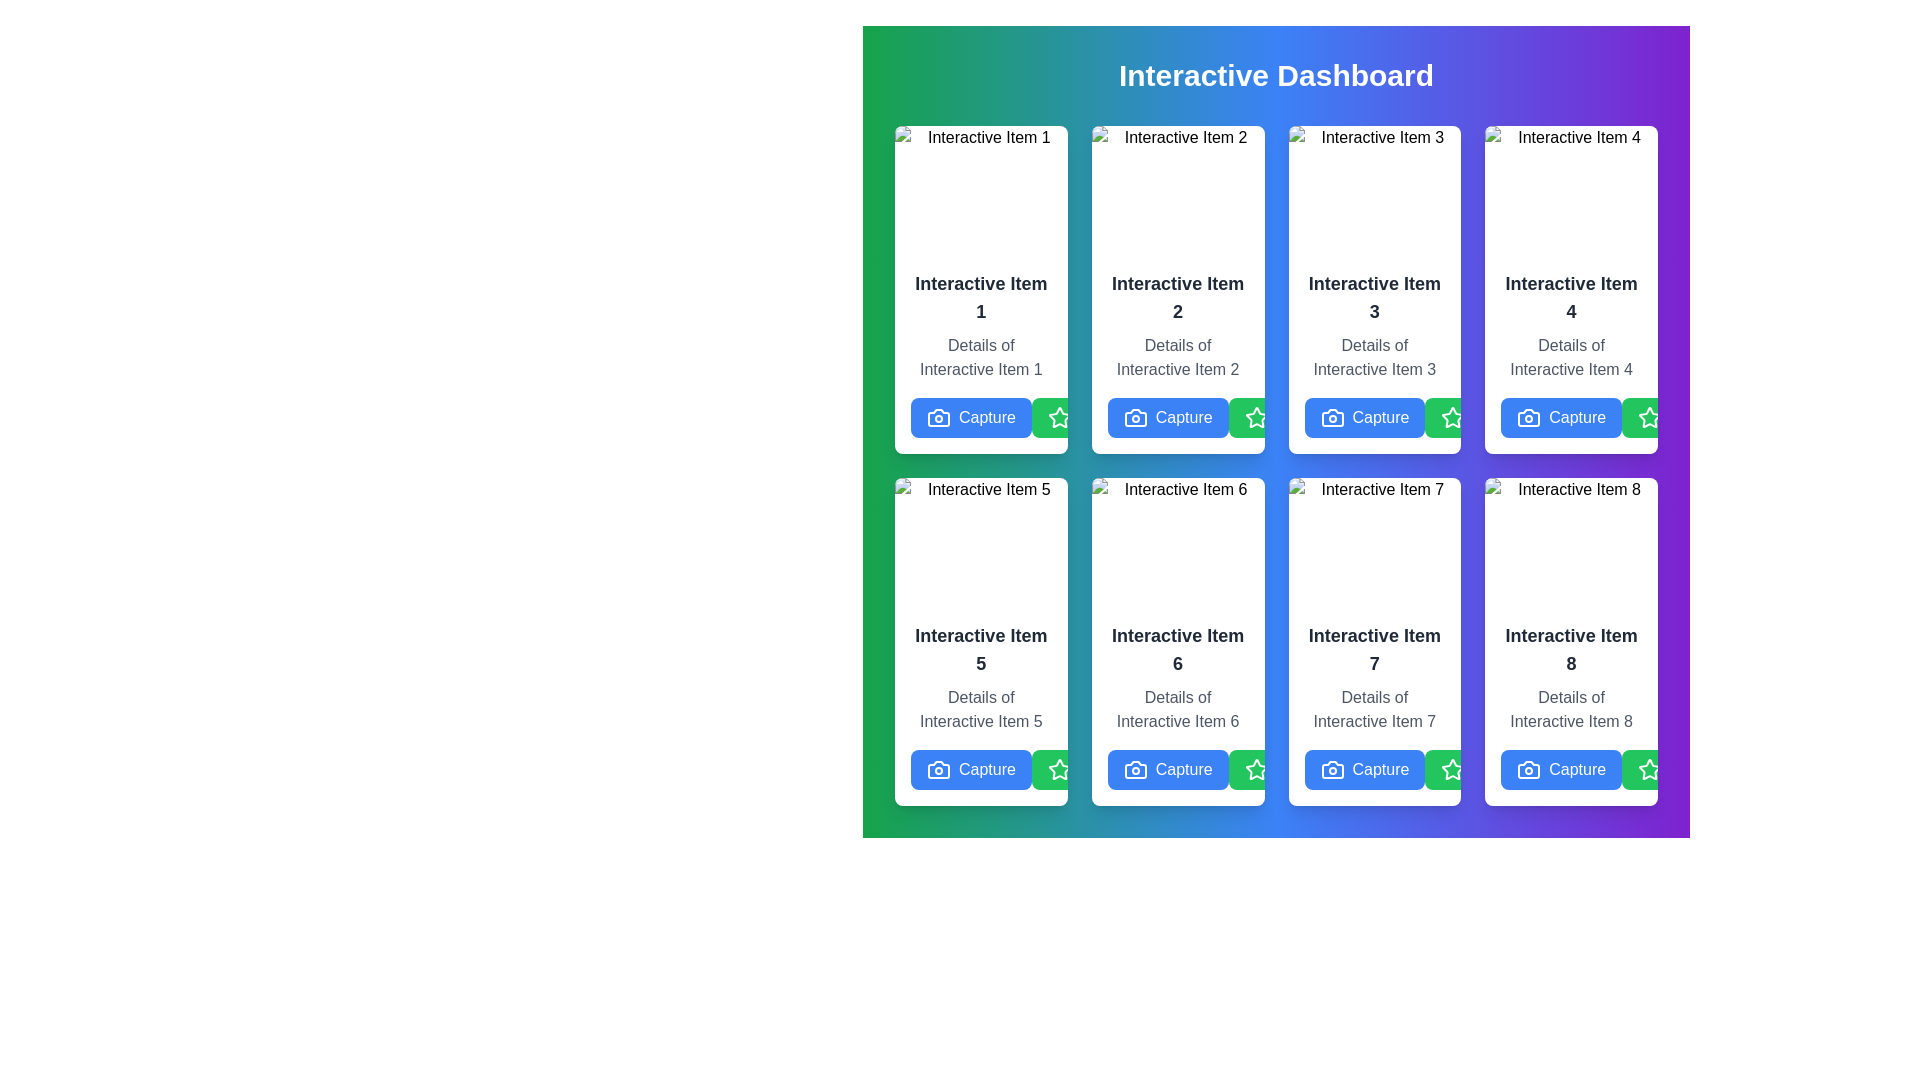  Describe the element at coordinates (1486, 769) in the screenshot. I see `the second button in the group of three buttons located in the bottom-right corner of the card for 'Interactive Item 7' to mark it as a favorite` at that location.